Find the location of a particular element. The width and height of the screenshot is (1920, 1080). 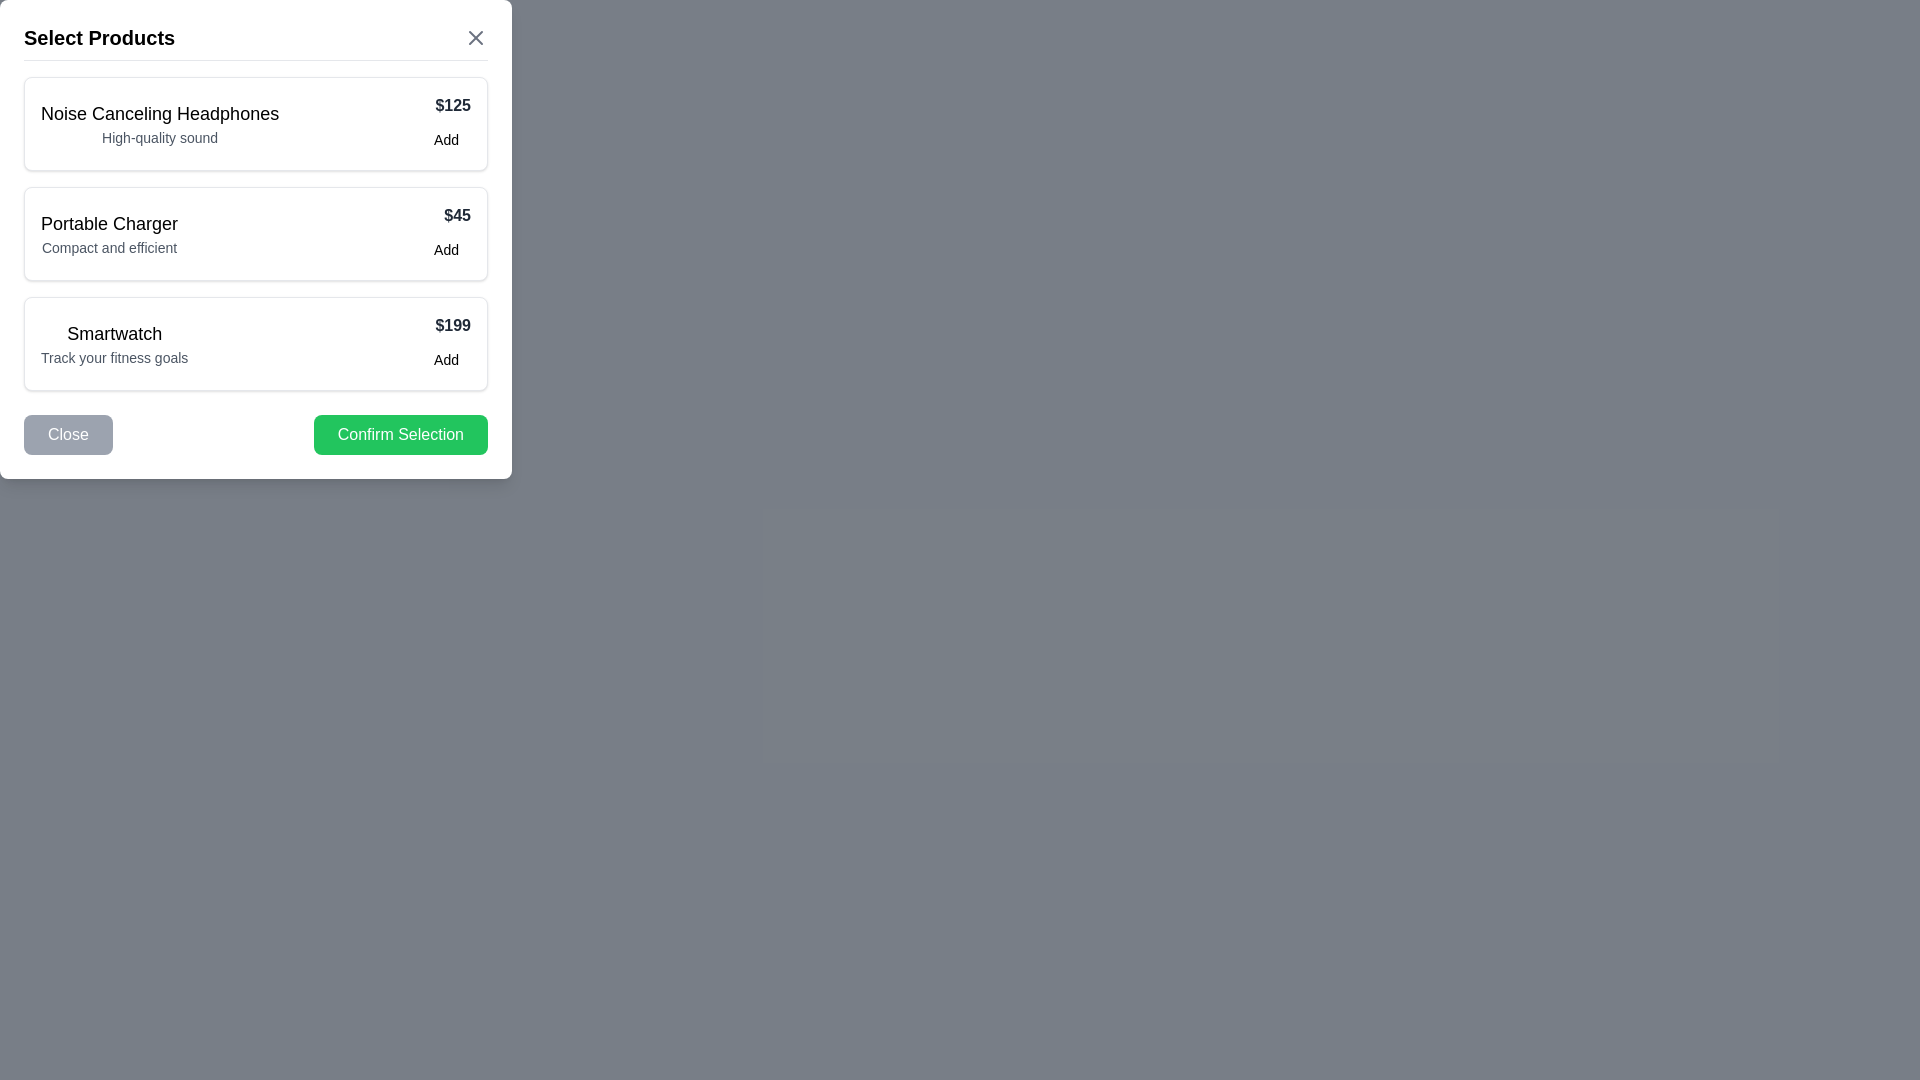

the text element displaying 'Compact and efficient' located below the title 'Portable Charger' in the product selection interface is located at coordinates (108, 246).